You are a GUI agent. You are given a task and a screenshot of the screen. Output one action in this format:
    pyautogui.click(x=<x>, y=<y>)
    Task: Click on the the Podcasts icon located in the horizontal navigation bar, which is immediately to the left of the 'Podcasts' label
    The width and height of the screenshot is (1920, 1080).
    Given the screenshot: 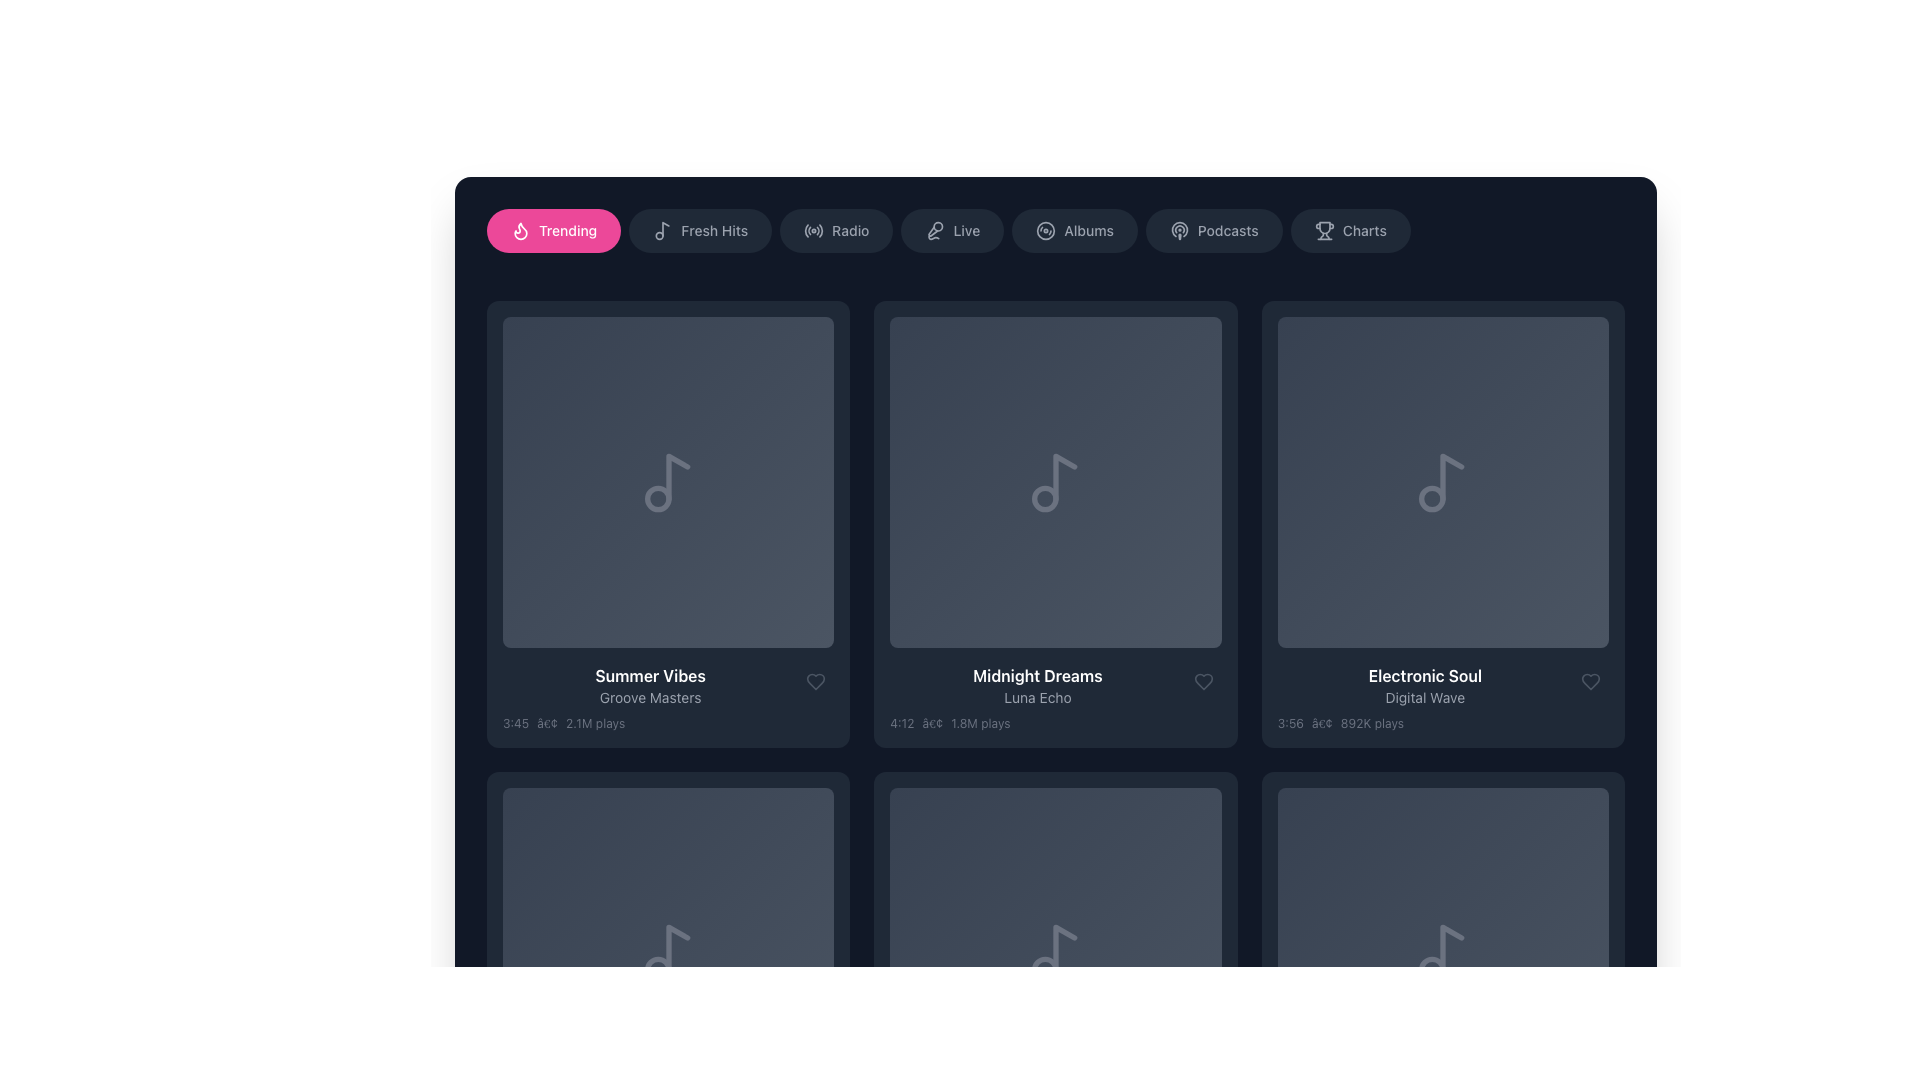 What is the action you would take?
    pyautogui.click(x=1179, y=230)
    